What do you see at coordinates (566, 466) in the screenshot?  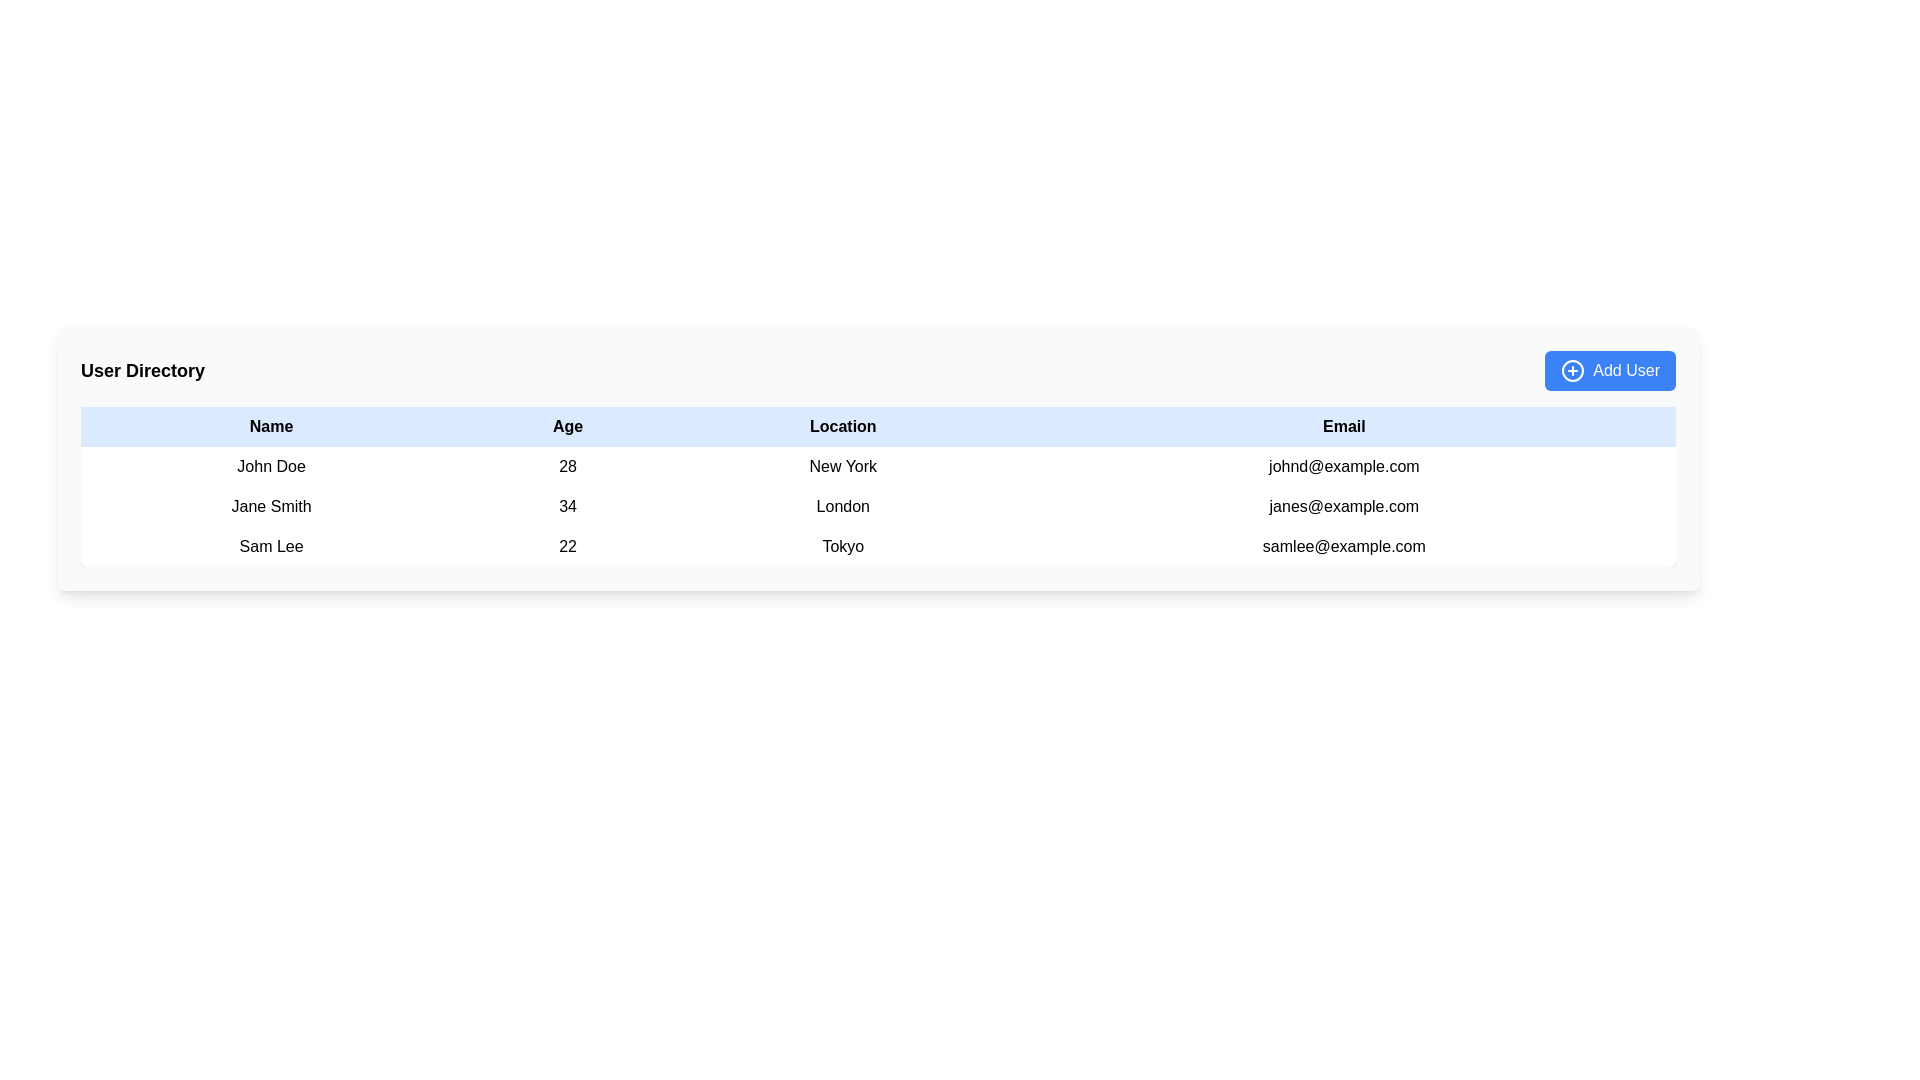 I see `the table cell displaying the numeric value '28' in the second column of the first row under the 'Age' header` at bounding box center [566, 466].